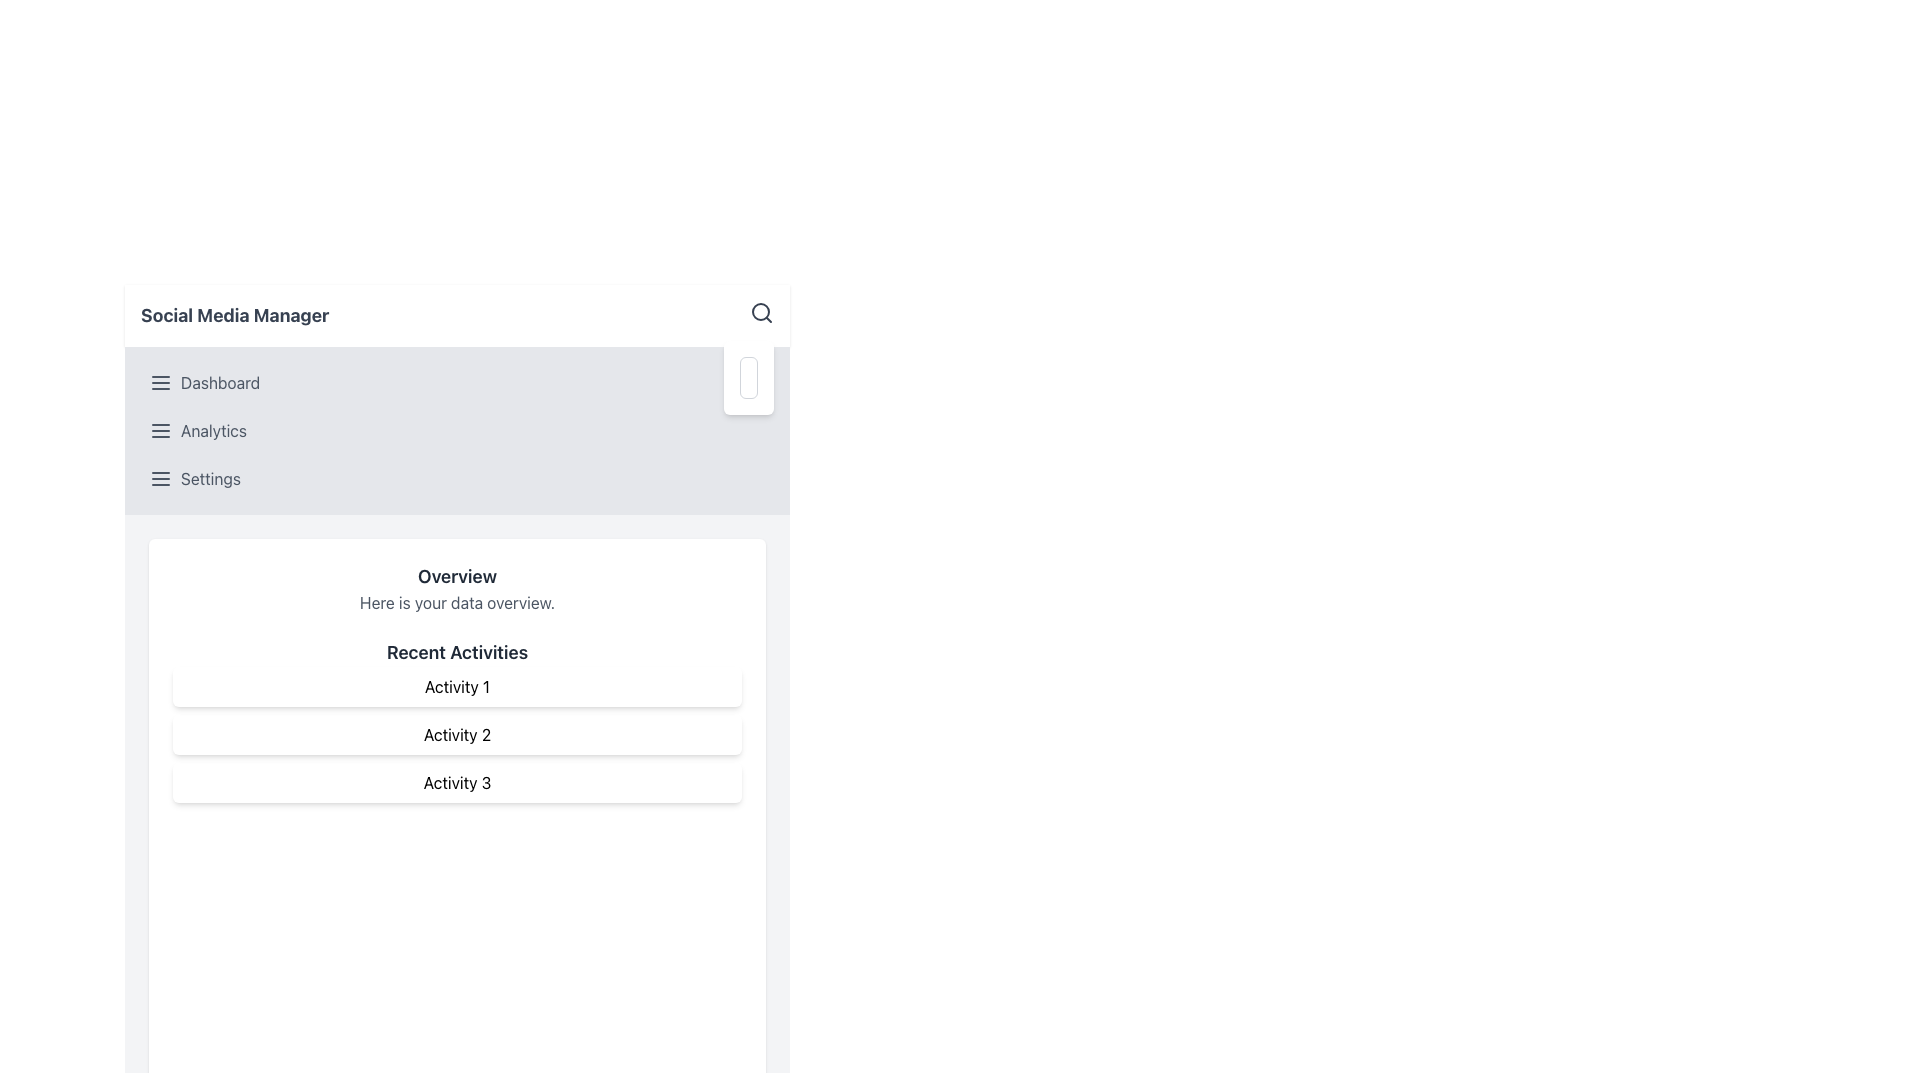 Image resolution: width=1920 pixels, height=1080 pixels. What do you see at coordinates (456, 735) in the screenshot?
I see `the second item in the vertical list within the 'Recent Activities' section, which displays a list of activities for the user` at bounding box center [456, 735].